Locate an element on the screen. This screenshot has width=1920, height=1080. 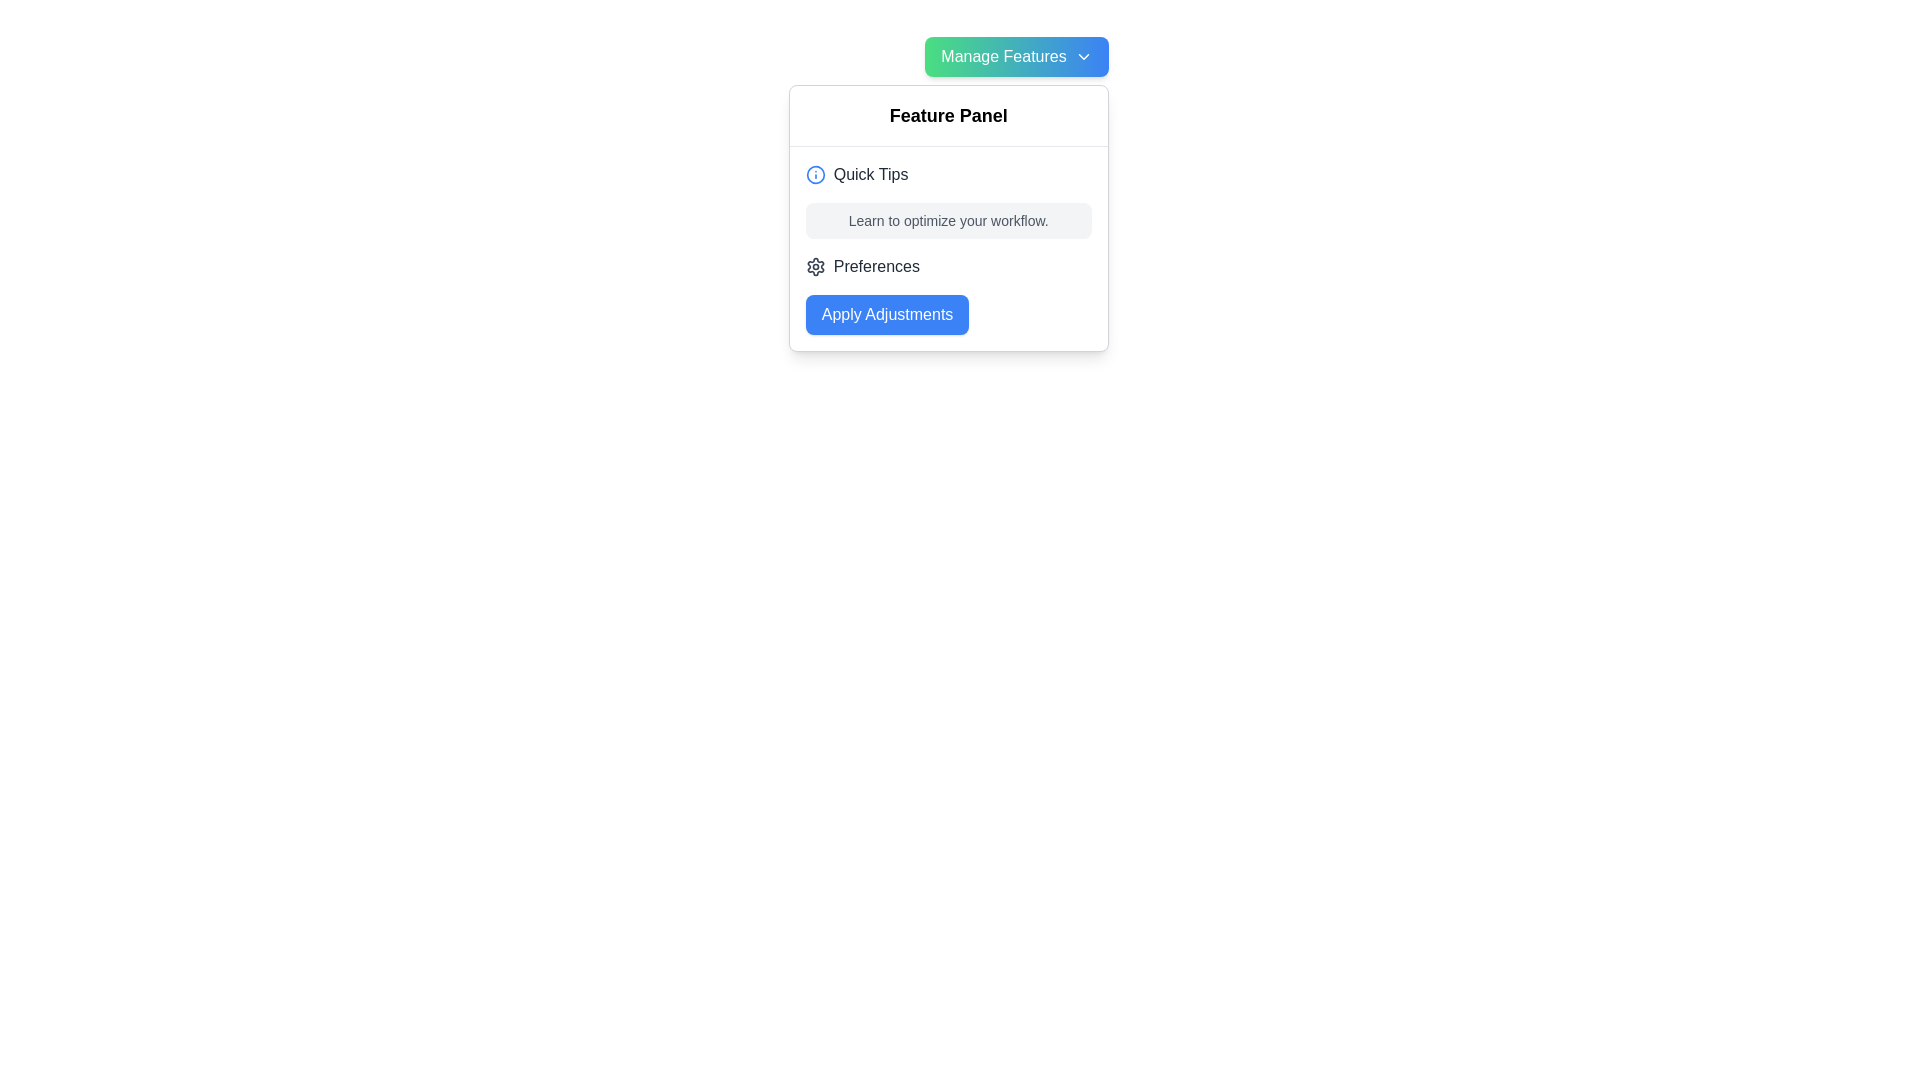
the 'Feature Panel' text label, which is a rectangular UI component with a bold black font on a white background, located at the top of the floating panel, immediately below the 'Manage Features' button is located at coordinates (947, 116).